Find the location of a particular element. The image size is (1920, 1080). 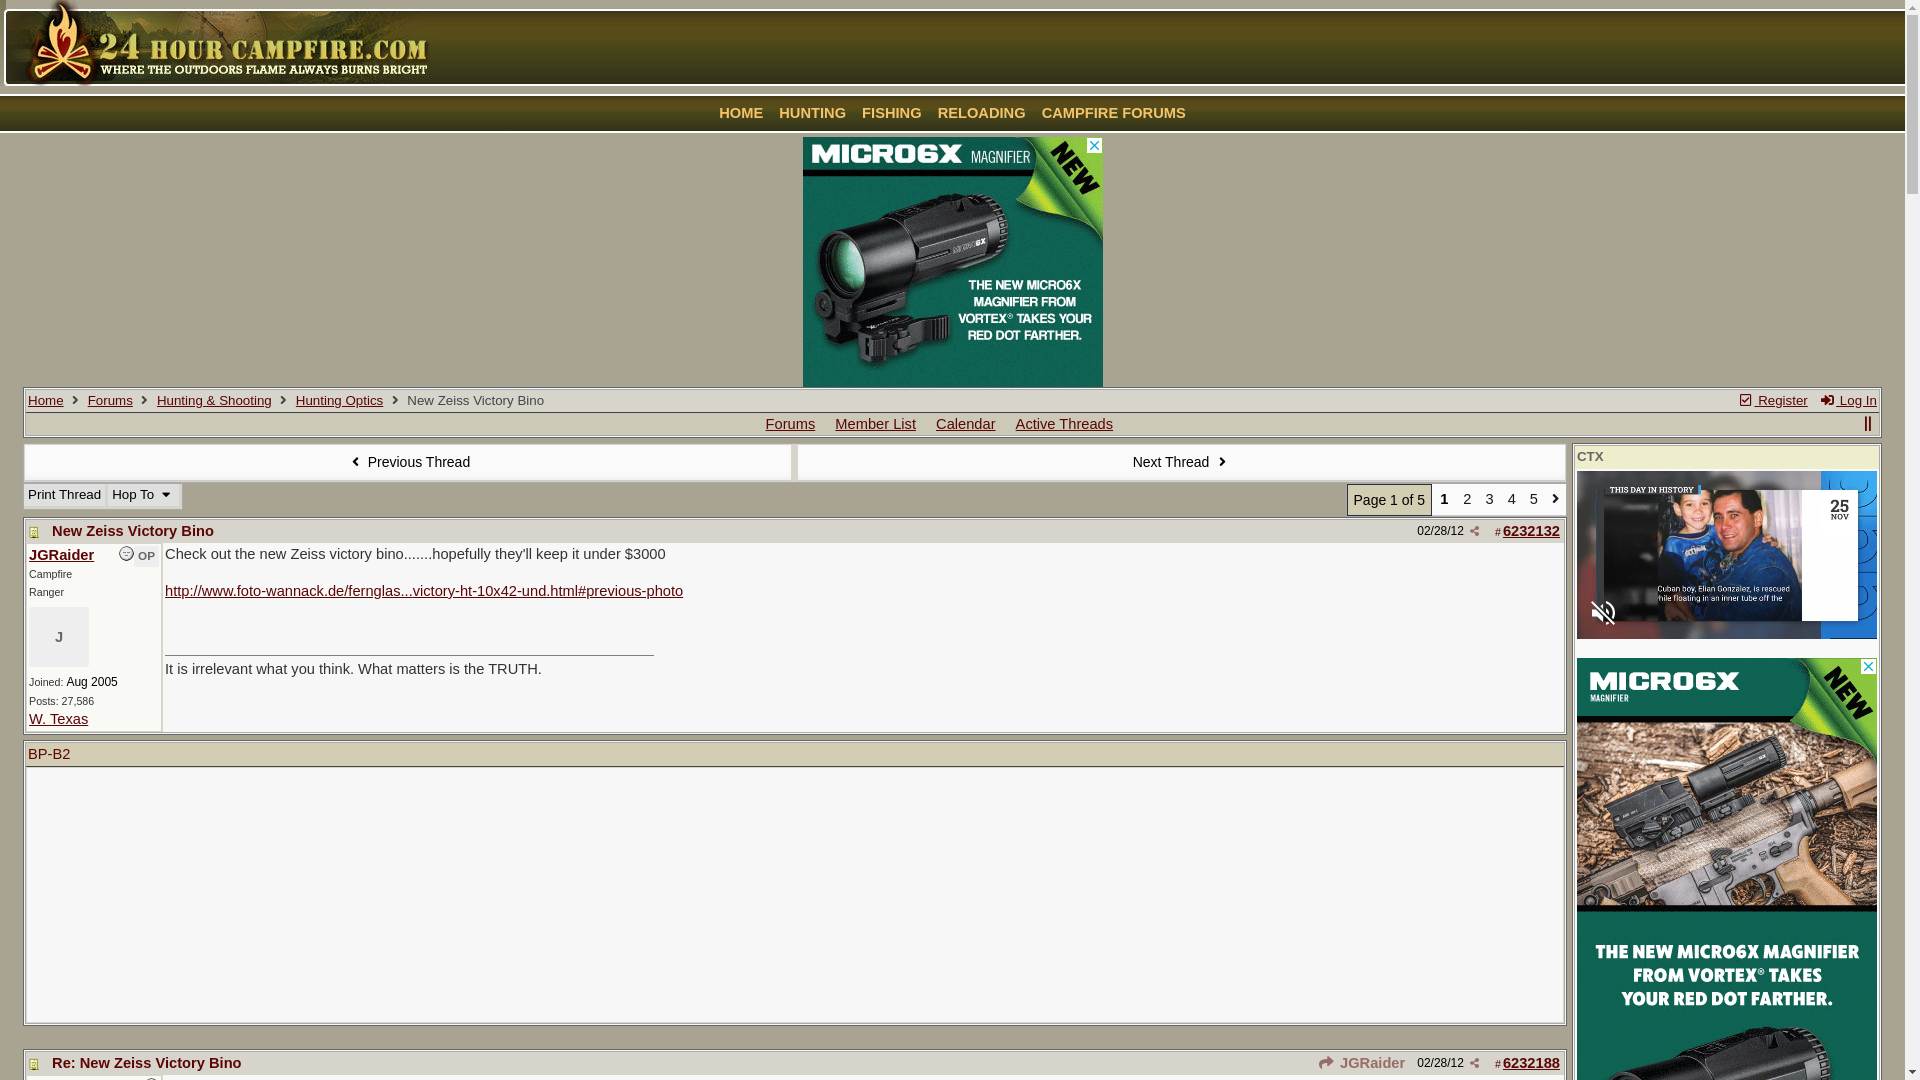

'Calendar' is located at coordinates (965, 423).